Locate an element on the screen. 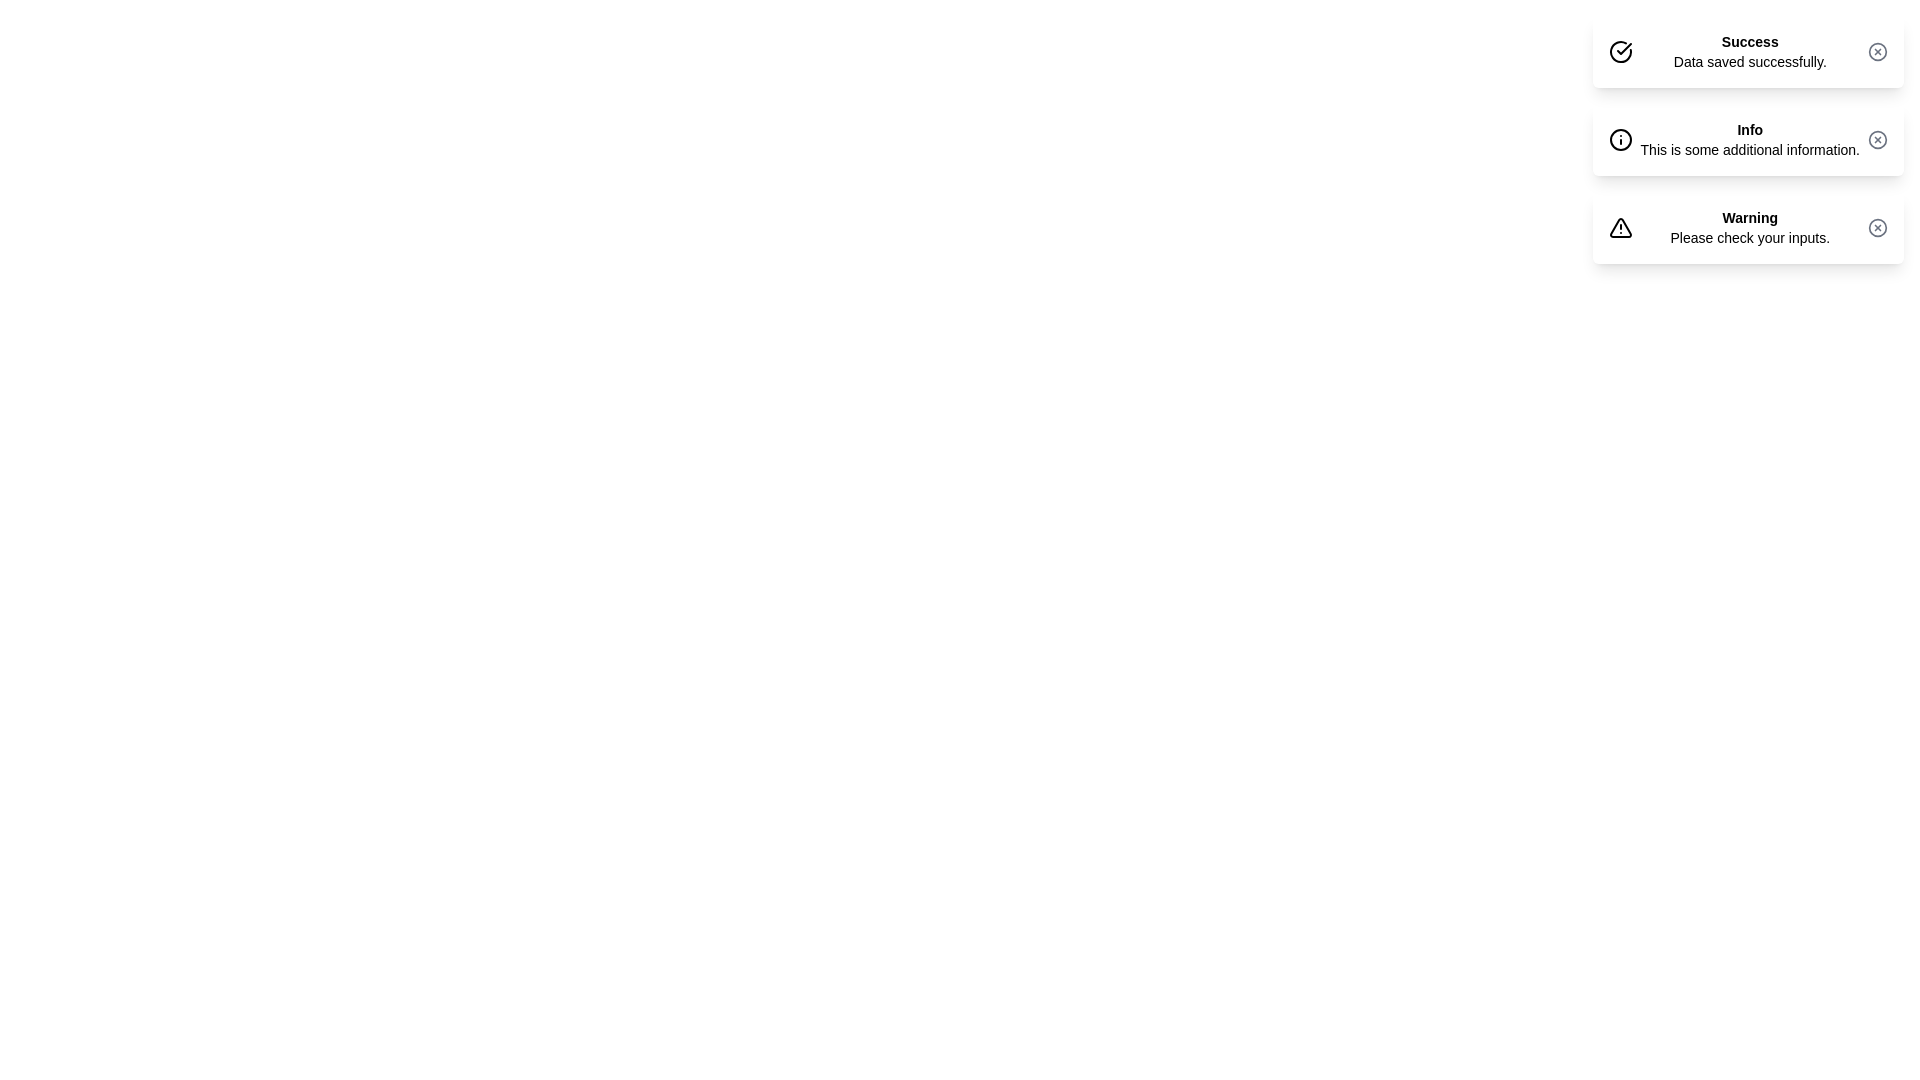 This screenshot has height=1080, width=1920. the SVG Circle that represents the outer boundary of the information icon, which is positioned second in a vertical list of alert messages on the right side of the interface is located at coordinates (1620, 138).